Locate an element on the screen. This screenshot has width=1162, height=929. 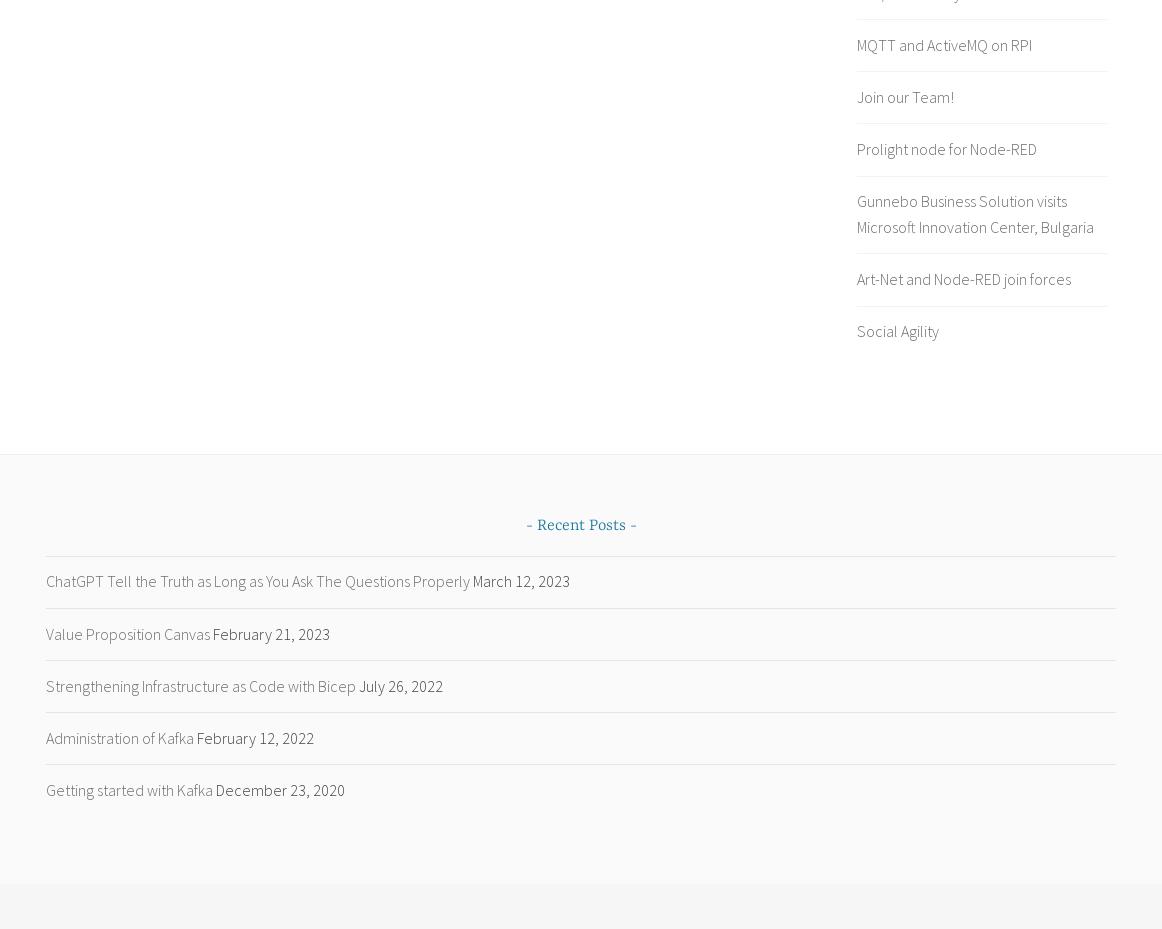
'December 23, 2020' is located at coordinates (280, 789).